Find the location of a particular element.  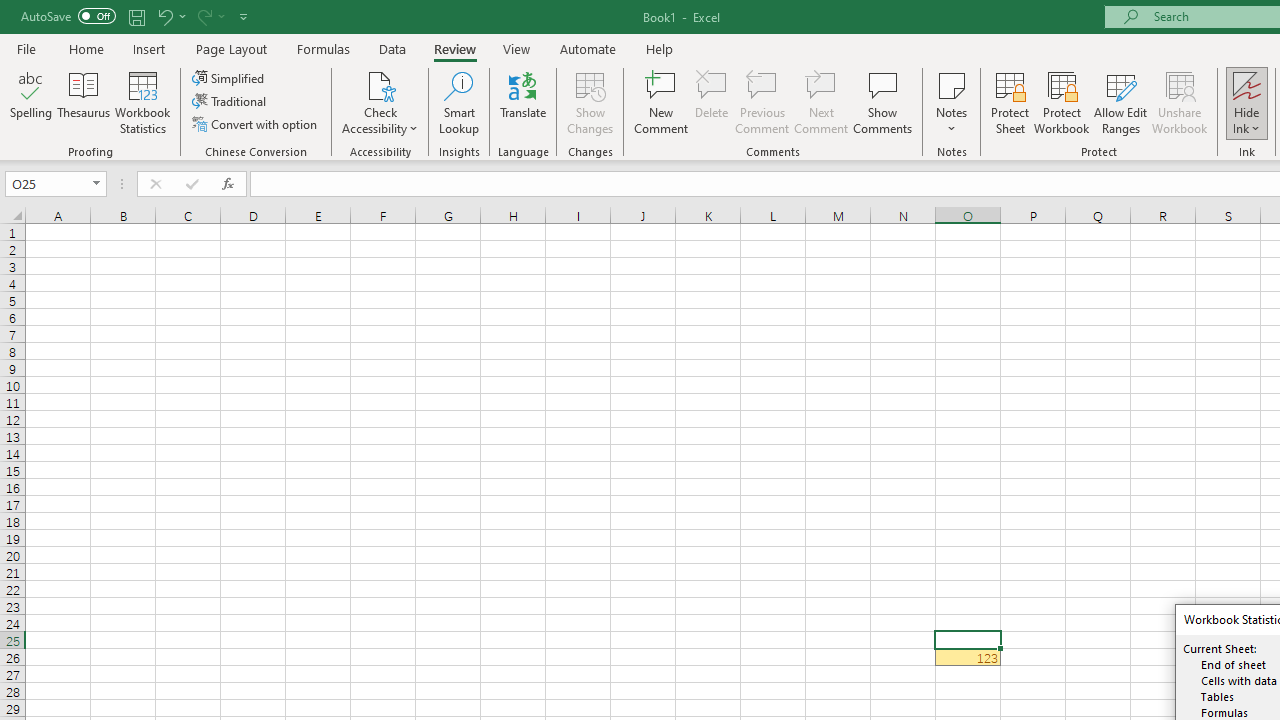

'Convert with option' is located at coordinates (255, 124).